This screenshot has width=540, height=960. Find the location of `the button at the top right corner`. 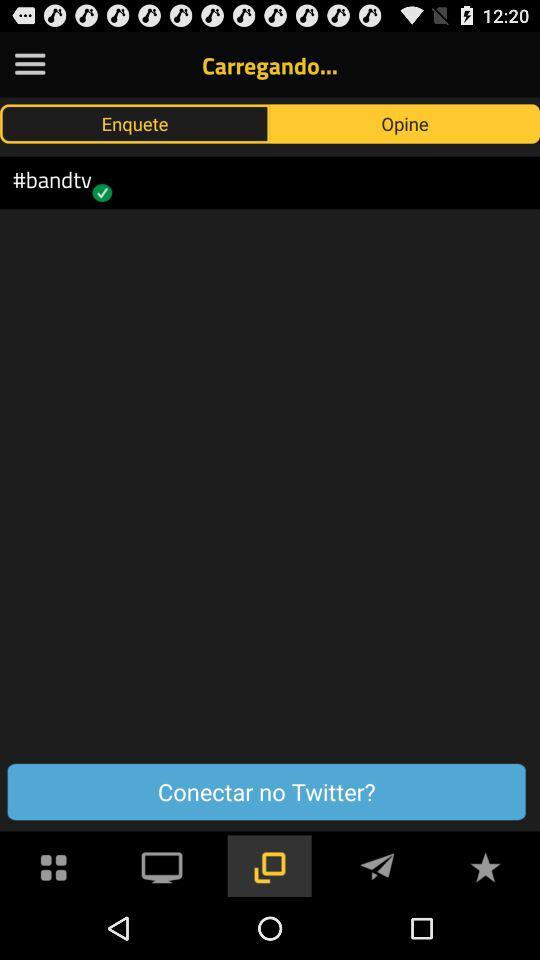

the button at the top right corner is located at coordinates (405, 122).